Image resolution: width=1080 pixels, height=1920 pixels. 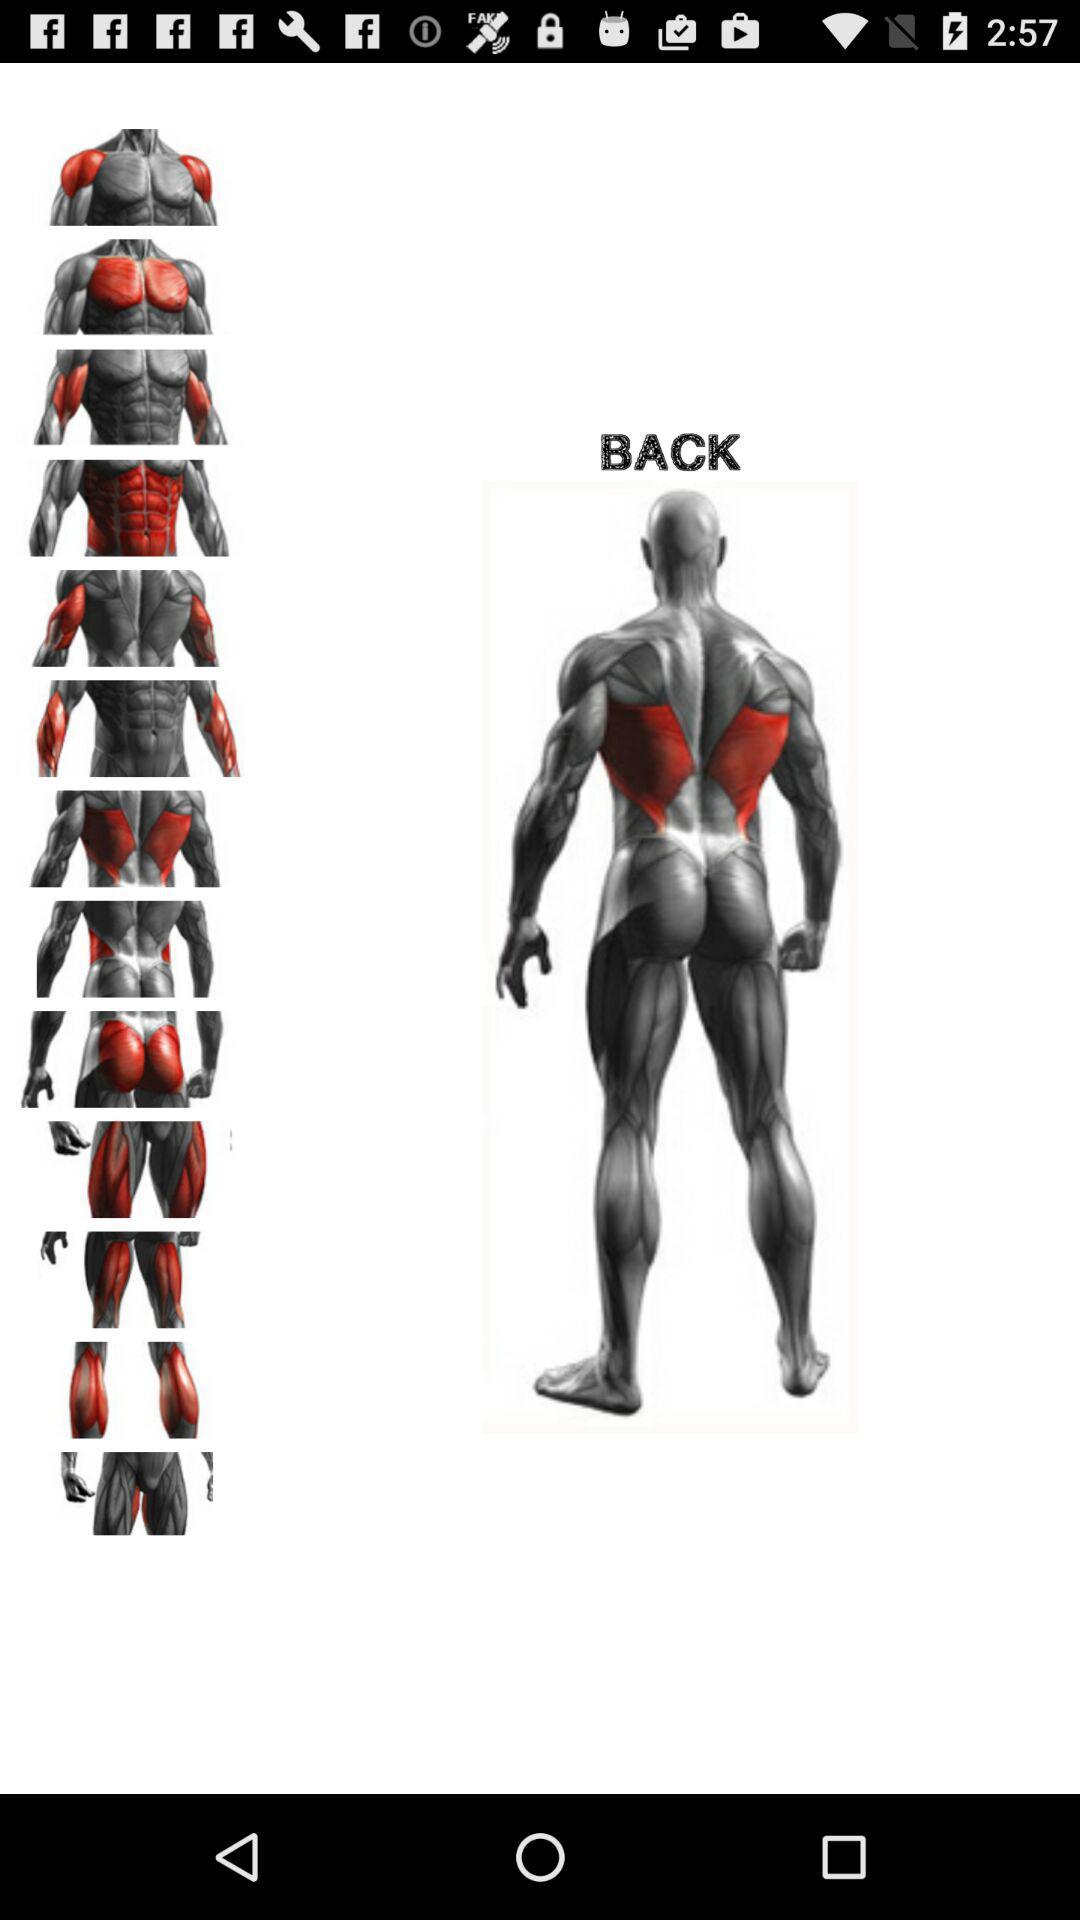 What do you see at coordinates (131, 1382) in the screenshot?
I see `zoom to area` at bounding box center [131, 1382].